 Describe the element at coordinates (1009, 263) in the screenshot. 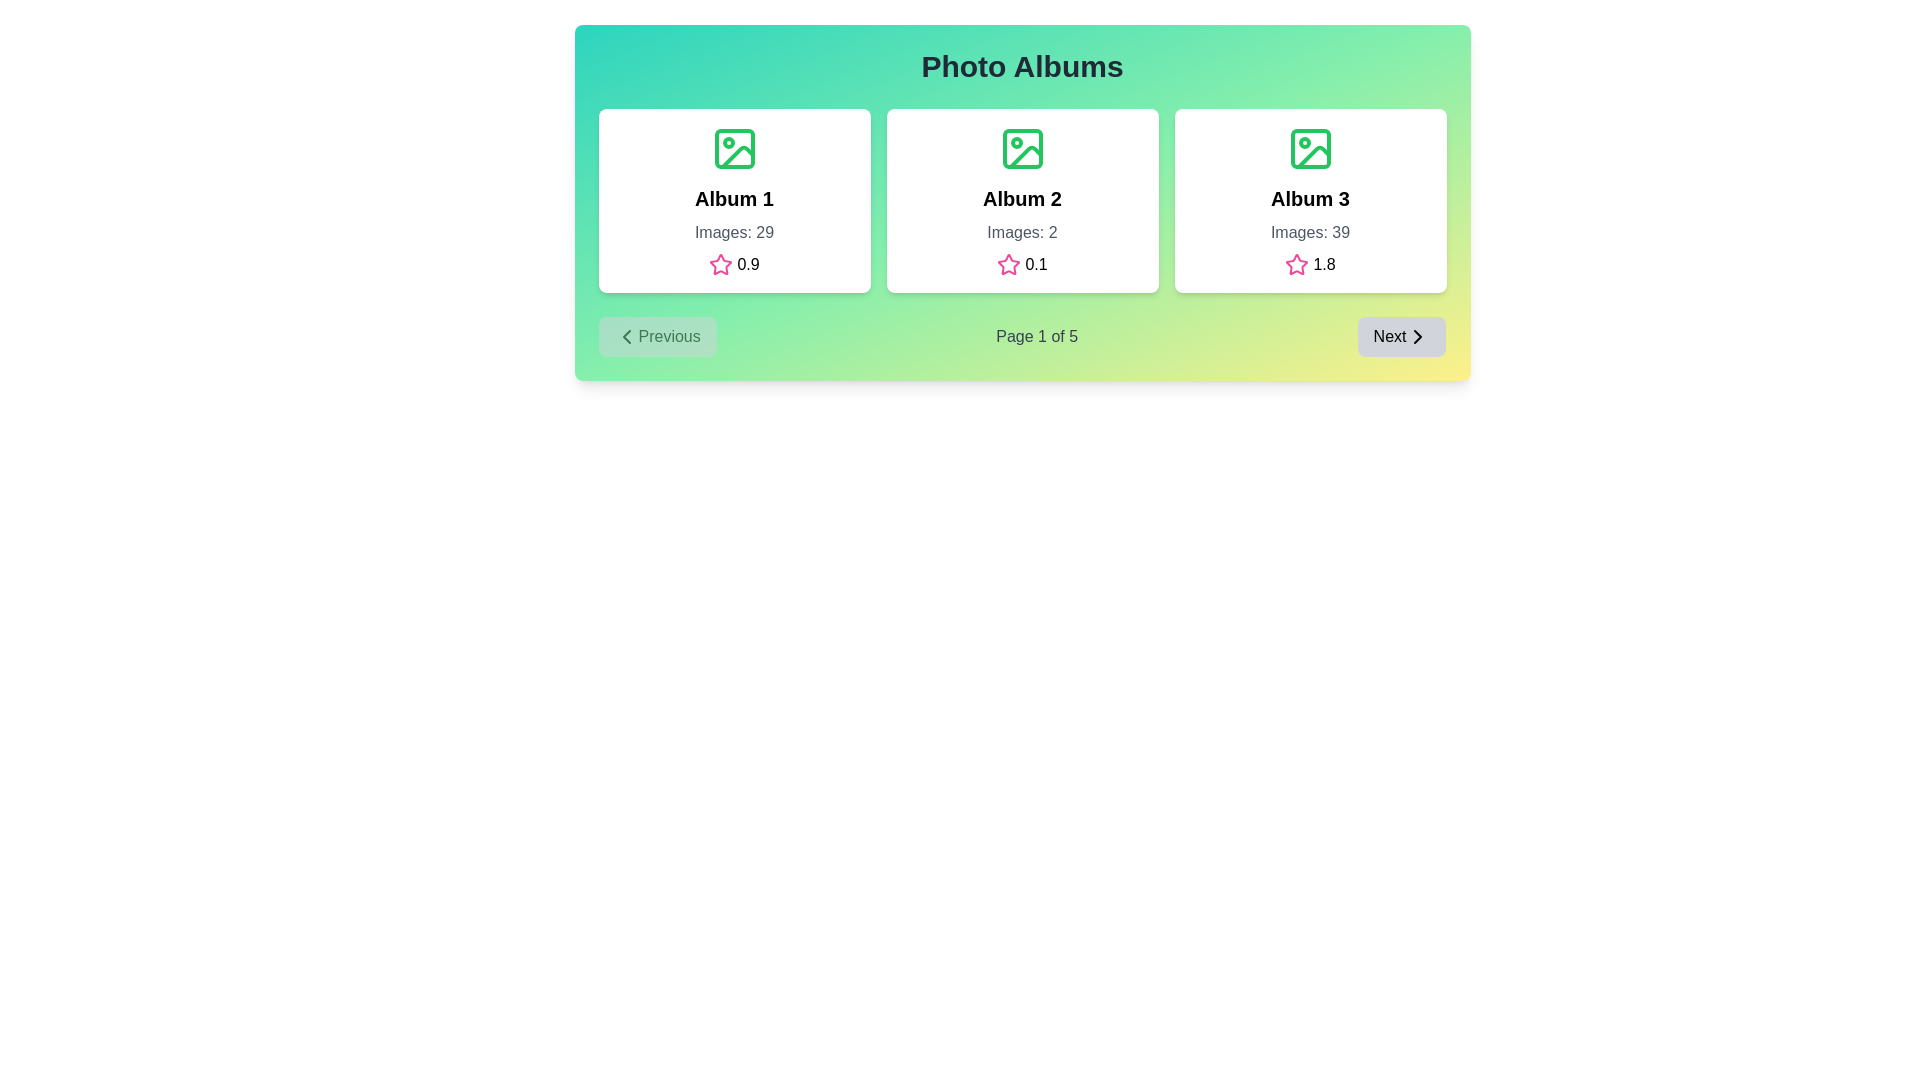

I see `the pink five-pointed star icon with a bold outline, located below the 'Album 2' section next to the rating value` at that location.